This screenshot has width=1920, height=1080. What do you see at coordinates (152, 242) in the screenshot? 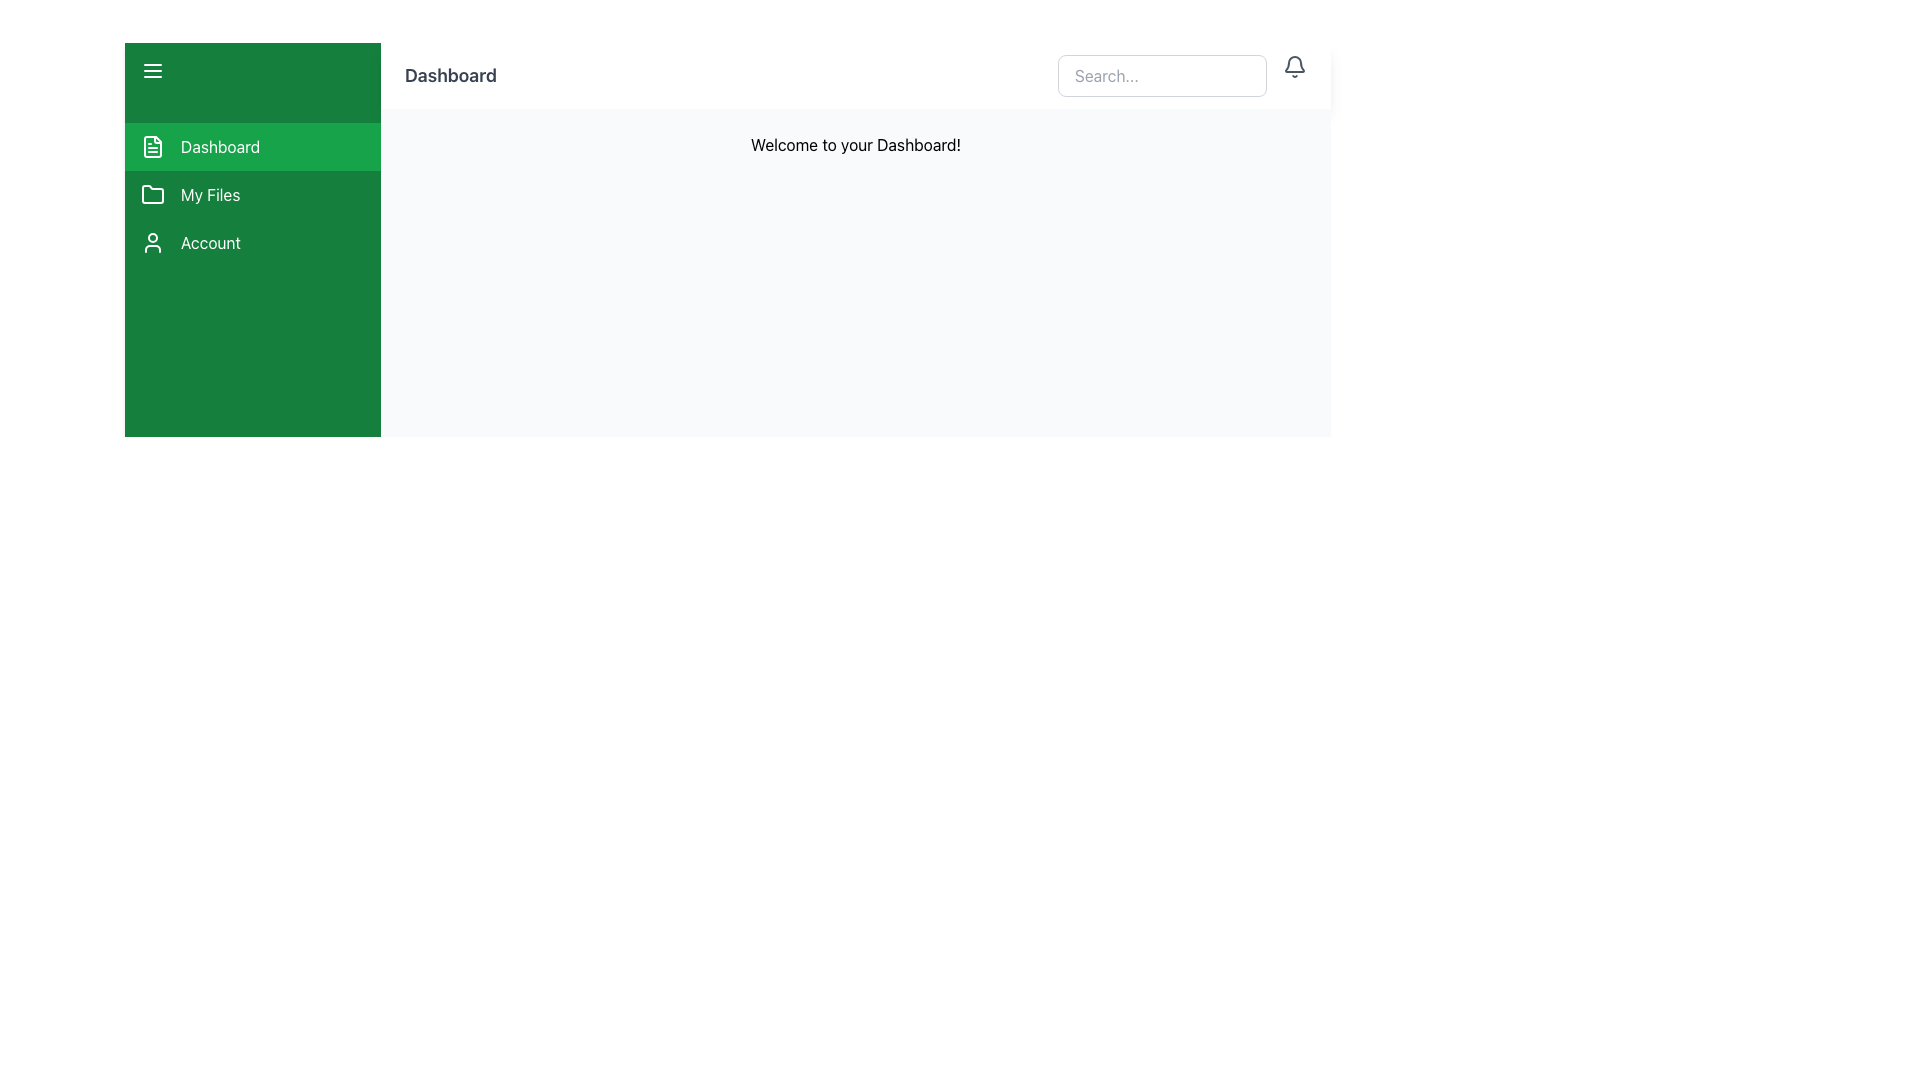
I see `the user-related options icon located next to the 'Account' text in the vertical navigation menu` at bounding box center [152, 242].